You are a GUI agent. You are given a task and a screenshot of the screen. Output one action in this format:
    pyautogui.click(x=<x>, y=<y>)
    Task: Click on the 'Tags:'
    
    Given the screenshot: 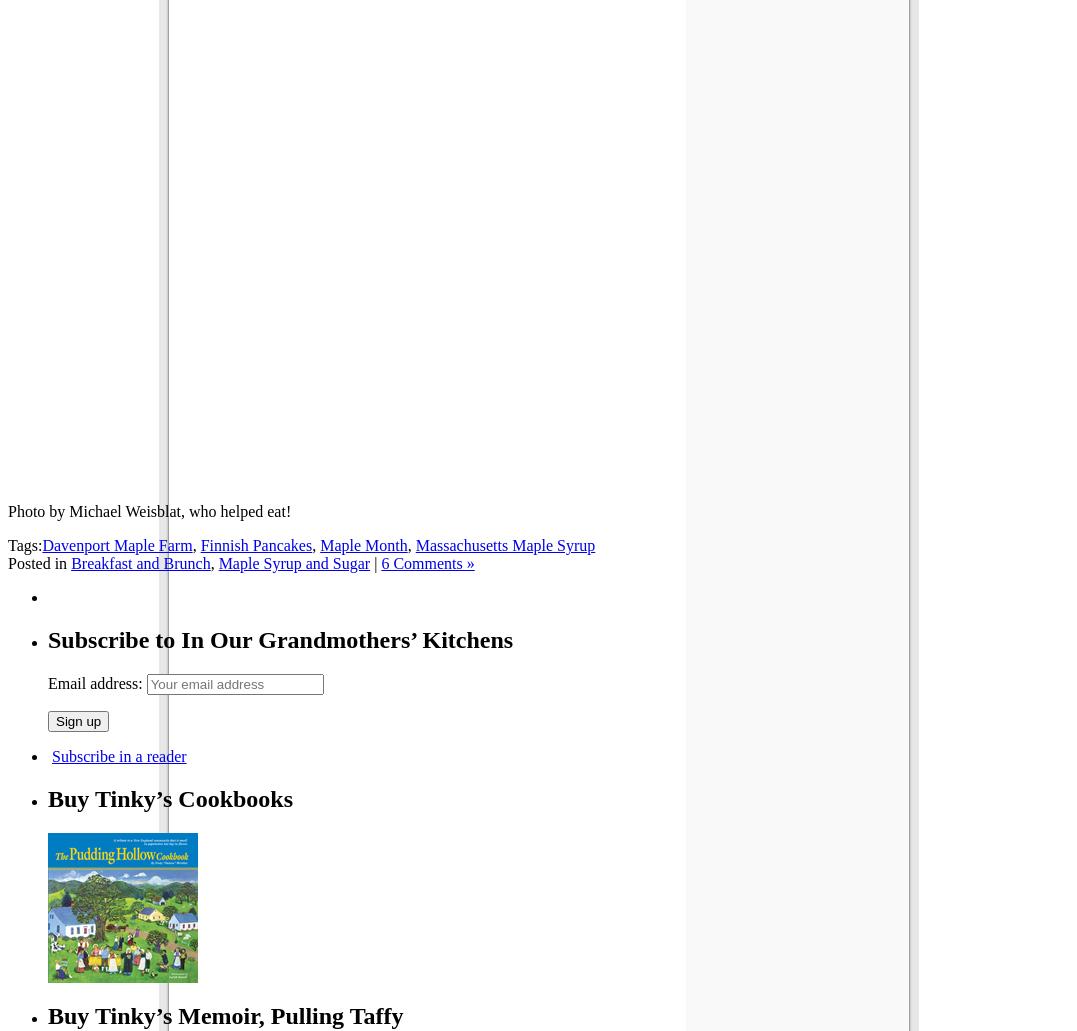 What is the action you would take?
    pyautogui.click(x=23, y=544)
    